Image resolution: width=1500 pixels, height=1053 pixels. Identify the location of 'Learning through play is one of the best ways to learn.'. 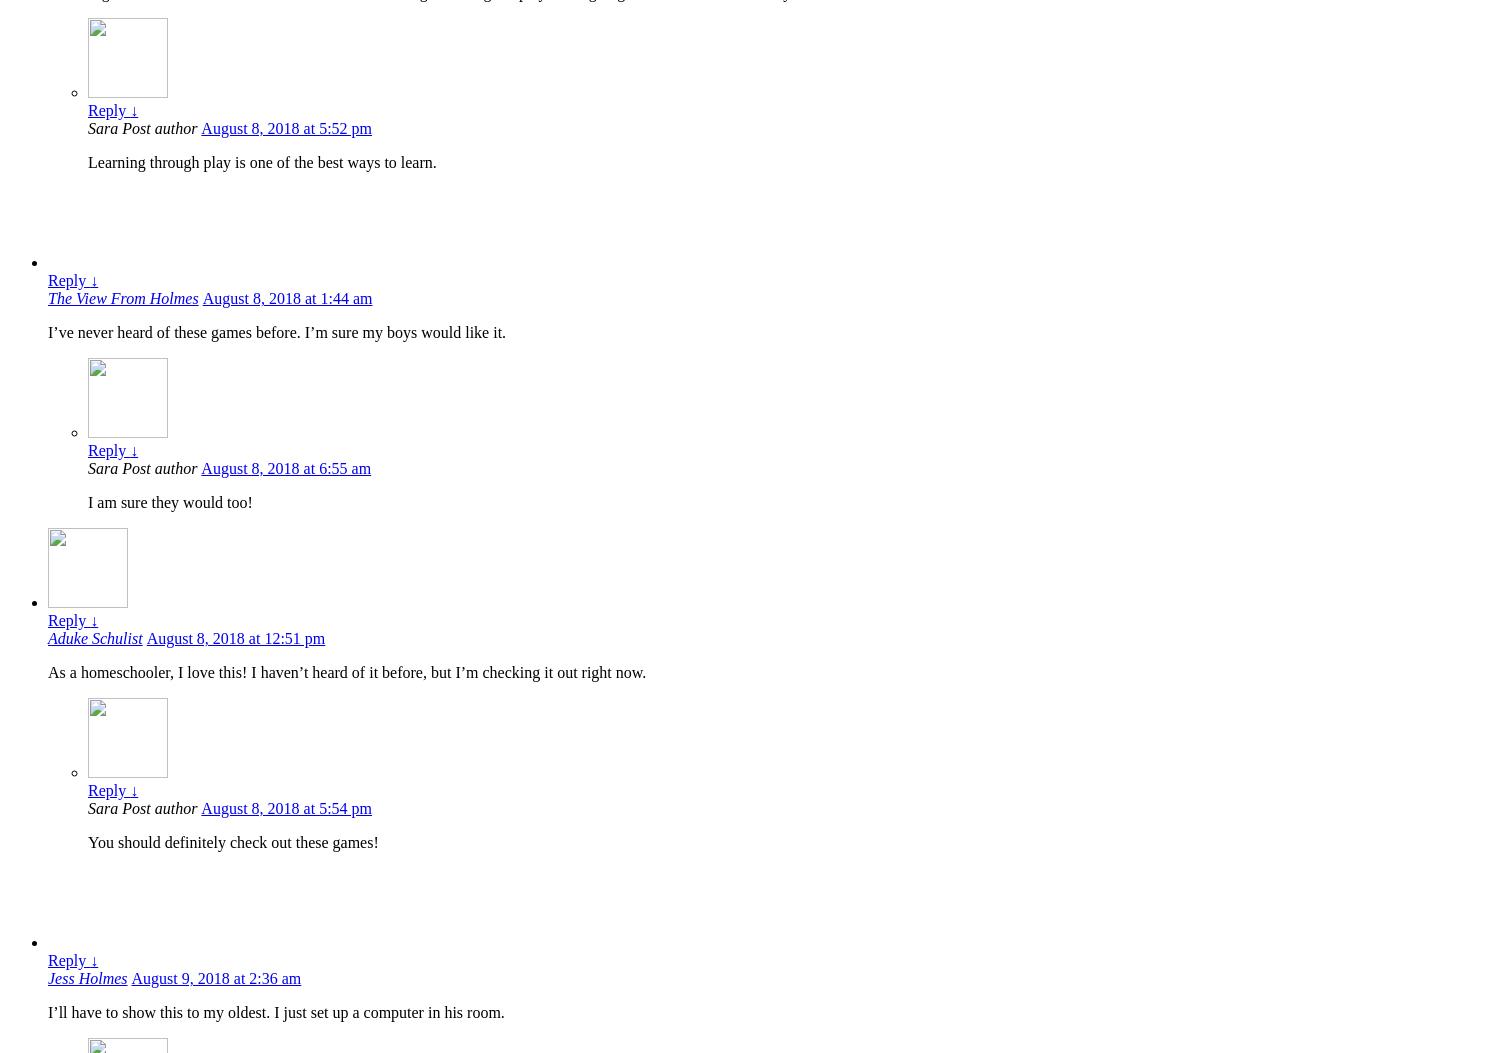
(262, 161).